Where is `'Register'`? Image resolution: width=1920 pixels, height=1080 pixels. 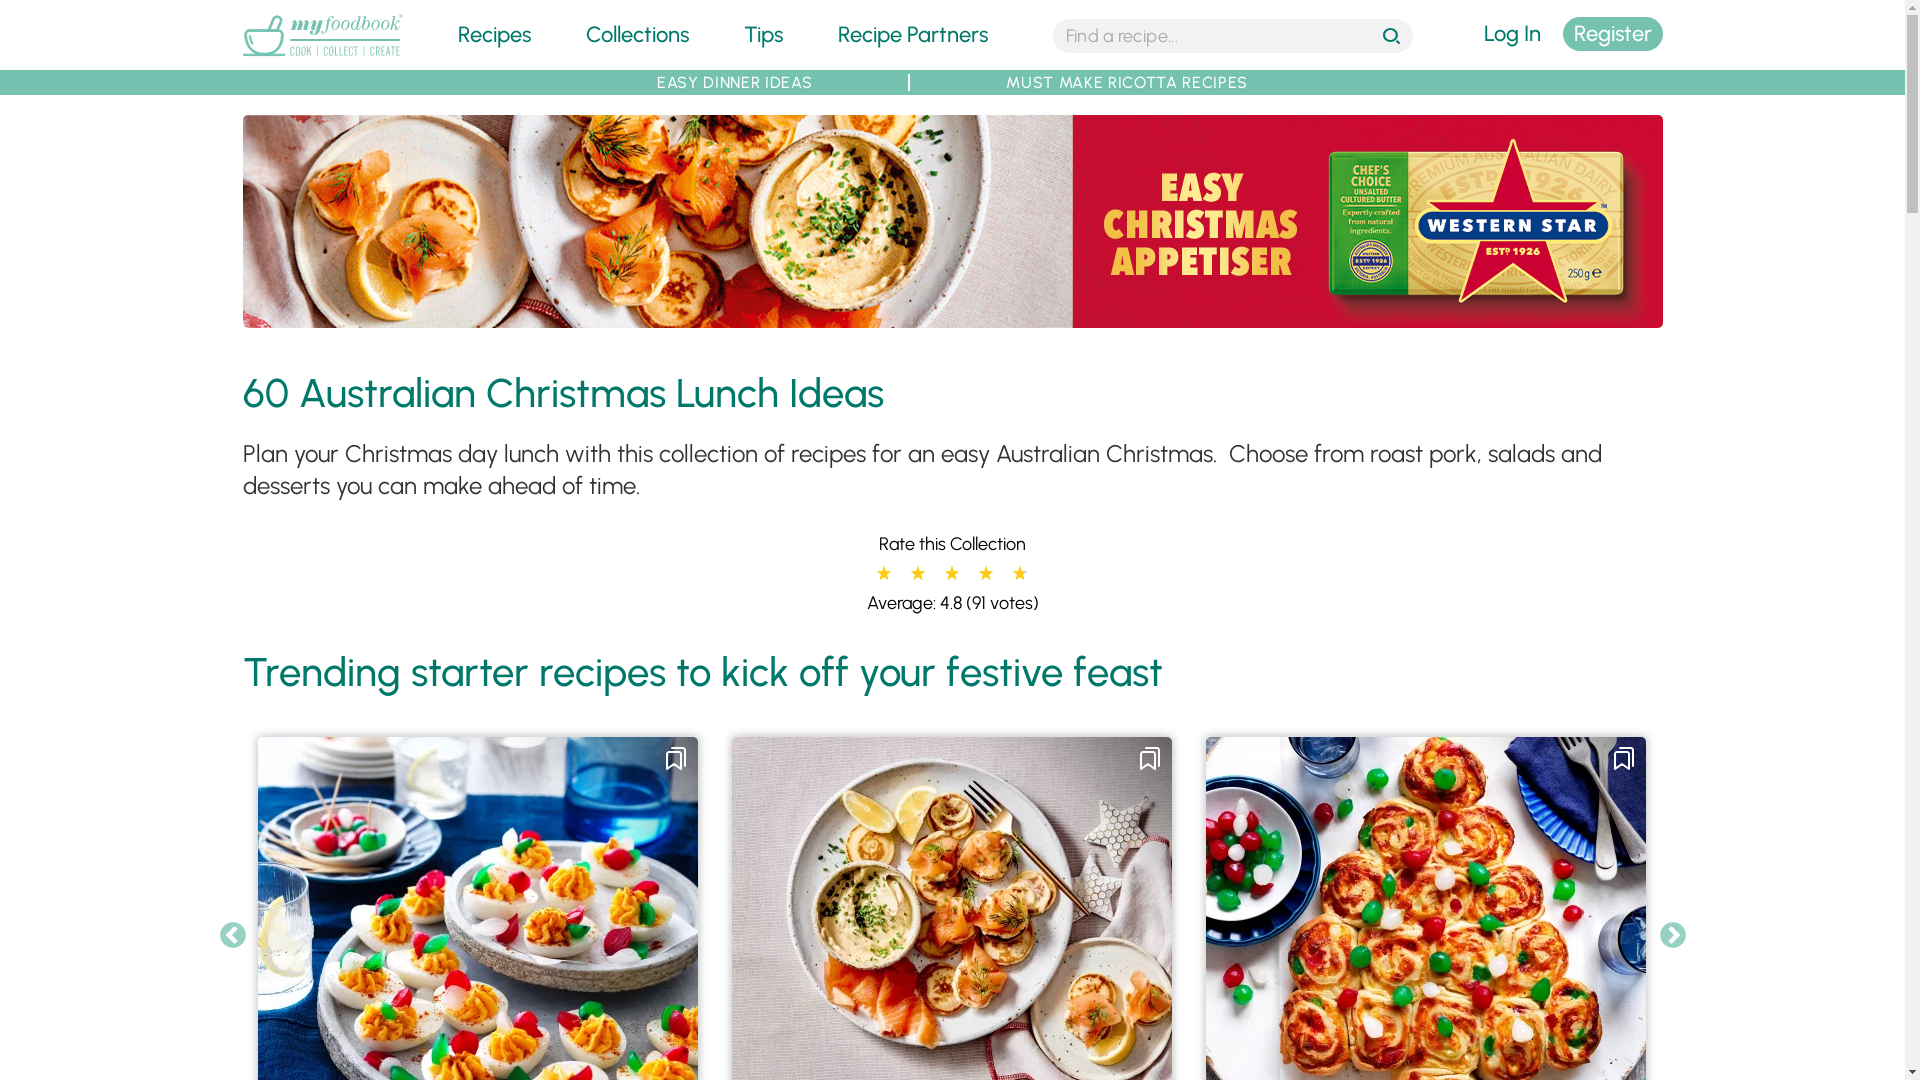
'Register' is located at coordinates (1612, 34).